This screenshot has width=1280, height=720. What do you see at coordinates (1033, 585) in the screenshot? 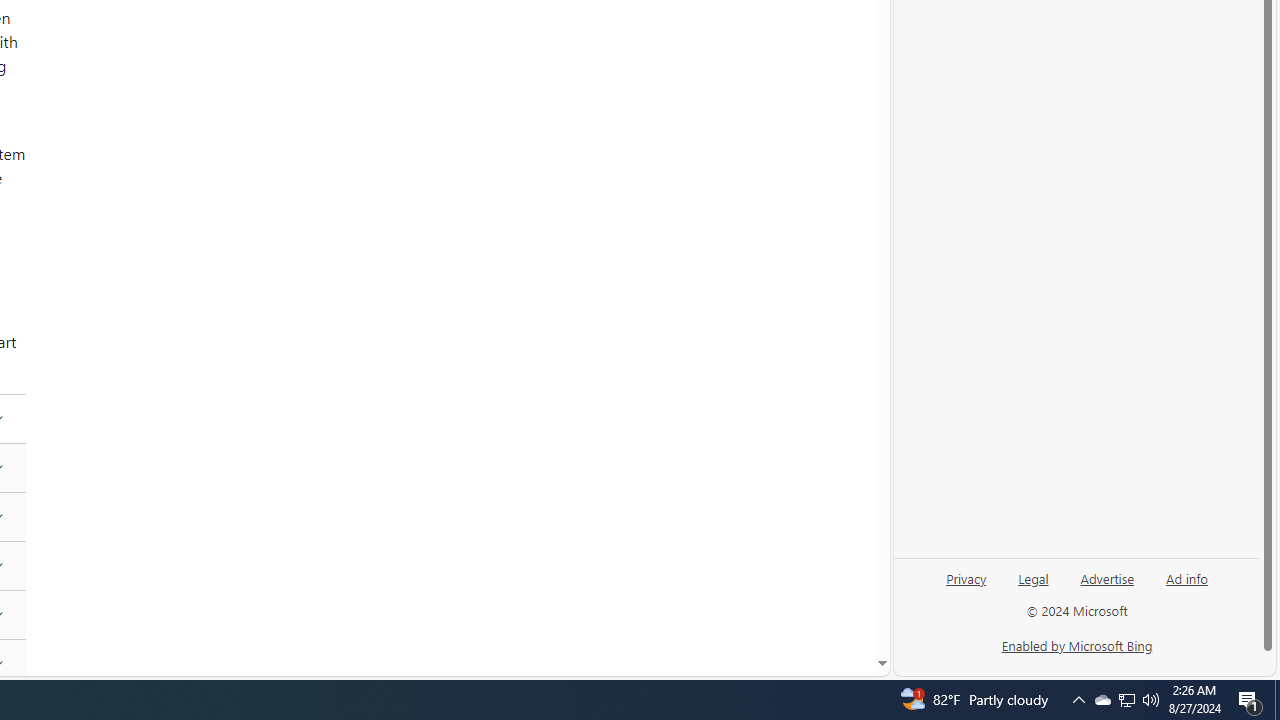
I see `'Legal'` at bounding box center [1033, 585].